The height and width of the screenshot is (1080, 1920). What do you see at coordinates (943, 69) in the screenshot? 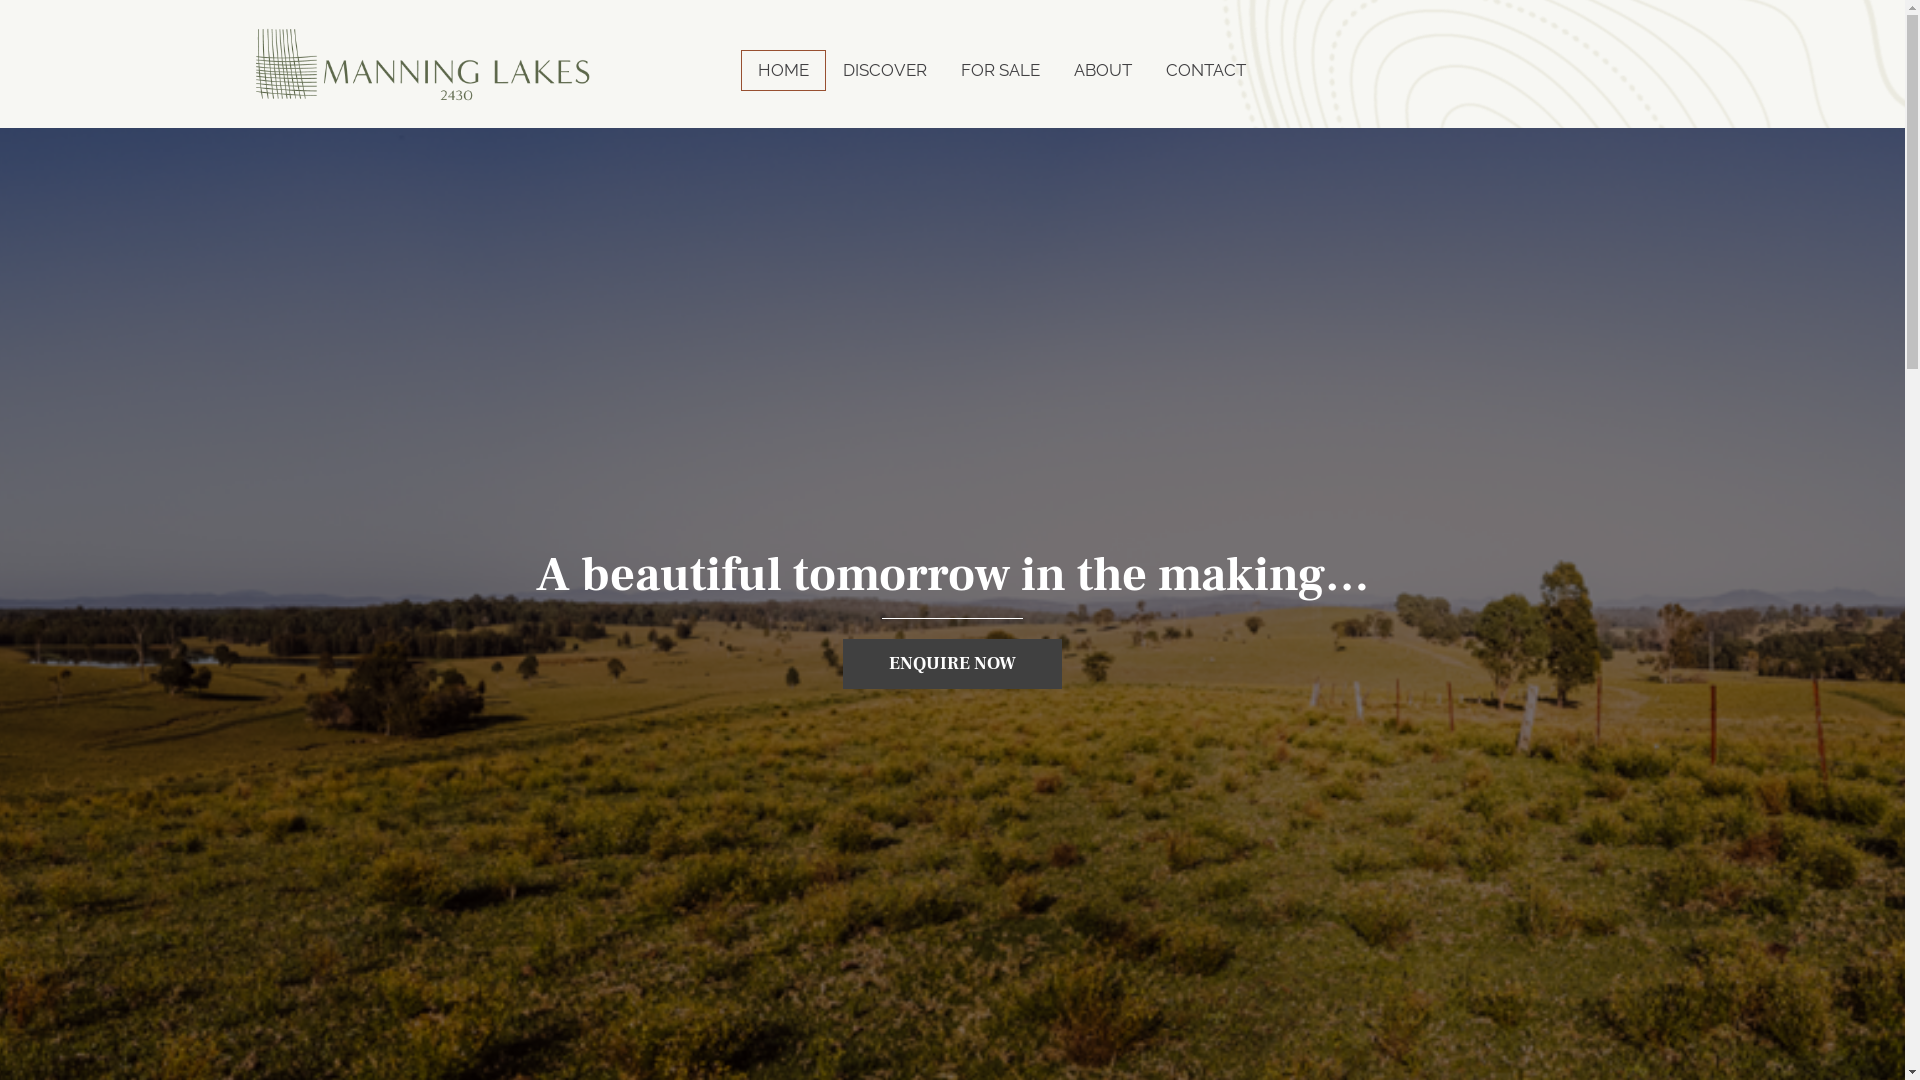
I see `'FOR SALE'` at bounding box center [943, 69].